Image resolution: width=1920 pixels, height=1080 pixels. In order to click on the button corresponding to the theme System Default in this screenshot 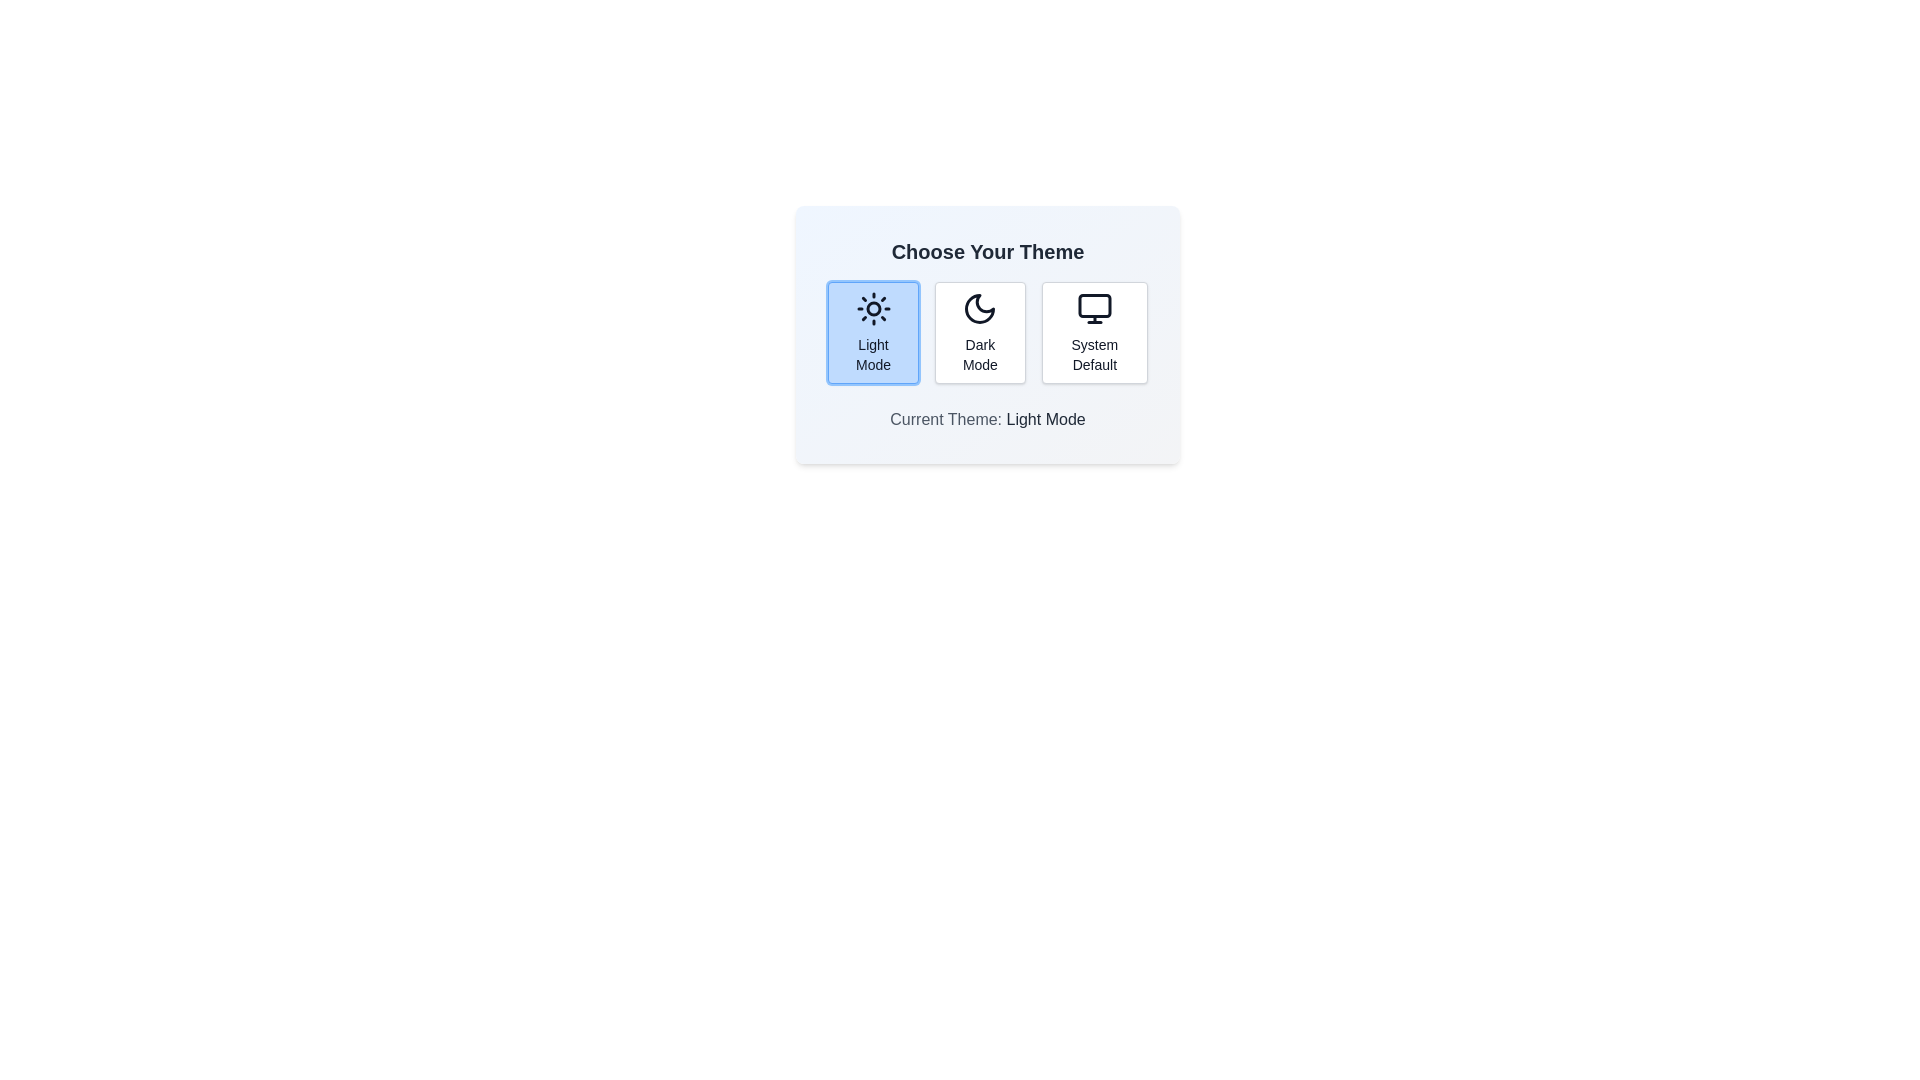, I will do `click(1093, 331)`.